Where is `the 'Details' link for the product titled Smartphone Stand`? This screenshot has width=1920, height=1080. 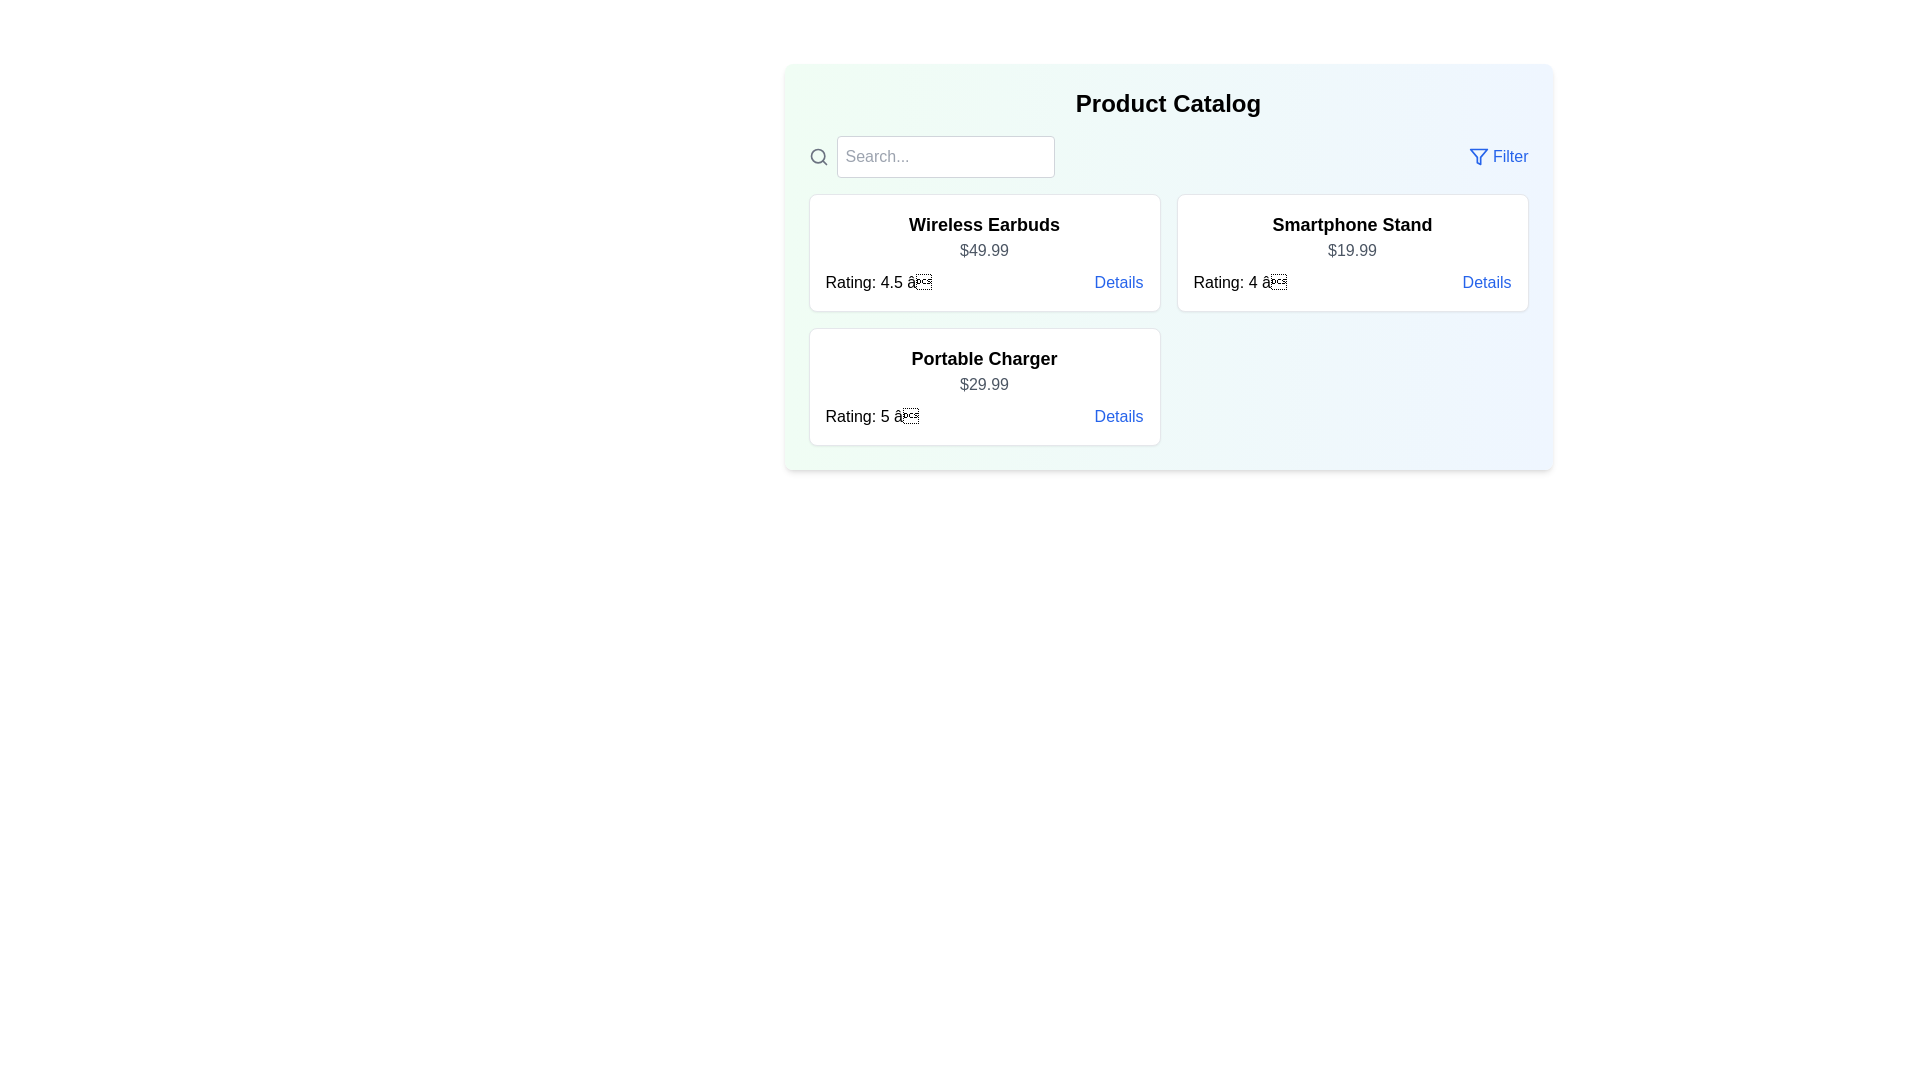 the 'Details' link for the product titled Smartphone Stand is located at coordinates (1487, 282).